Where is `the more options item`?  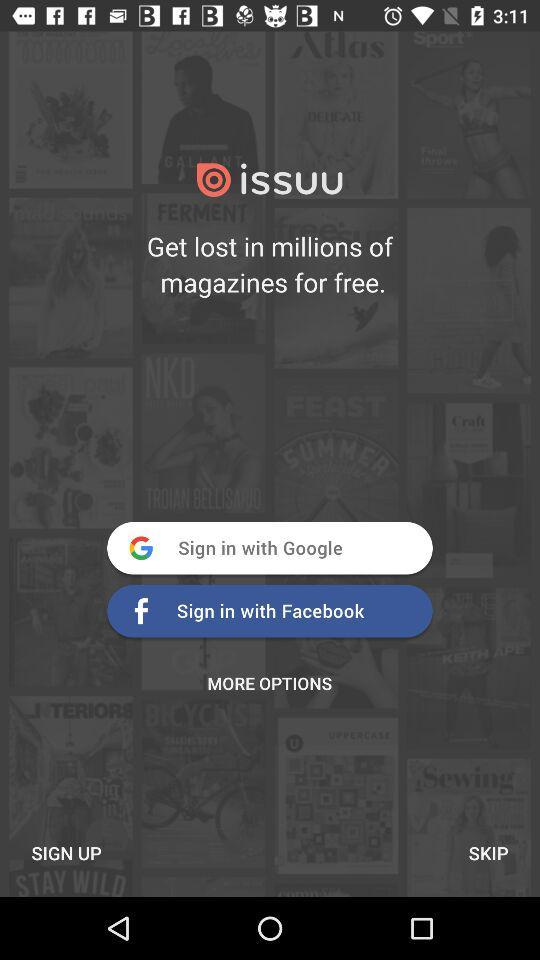 the more options item is located at coordinates (269, 683).